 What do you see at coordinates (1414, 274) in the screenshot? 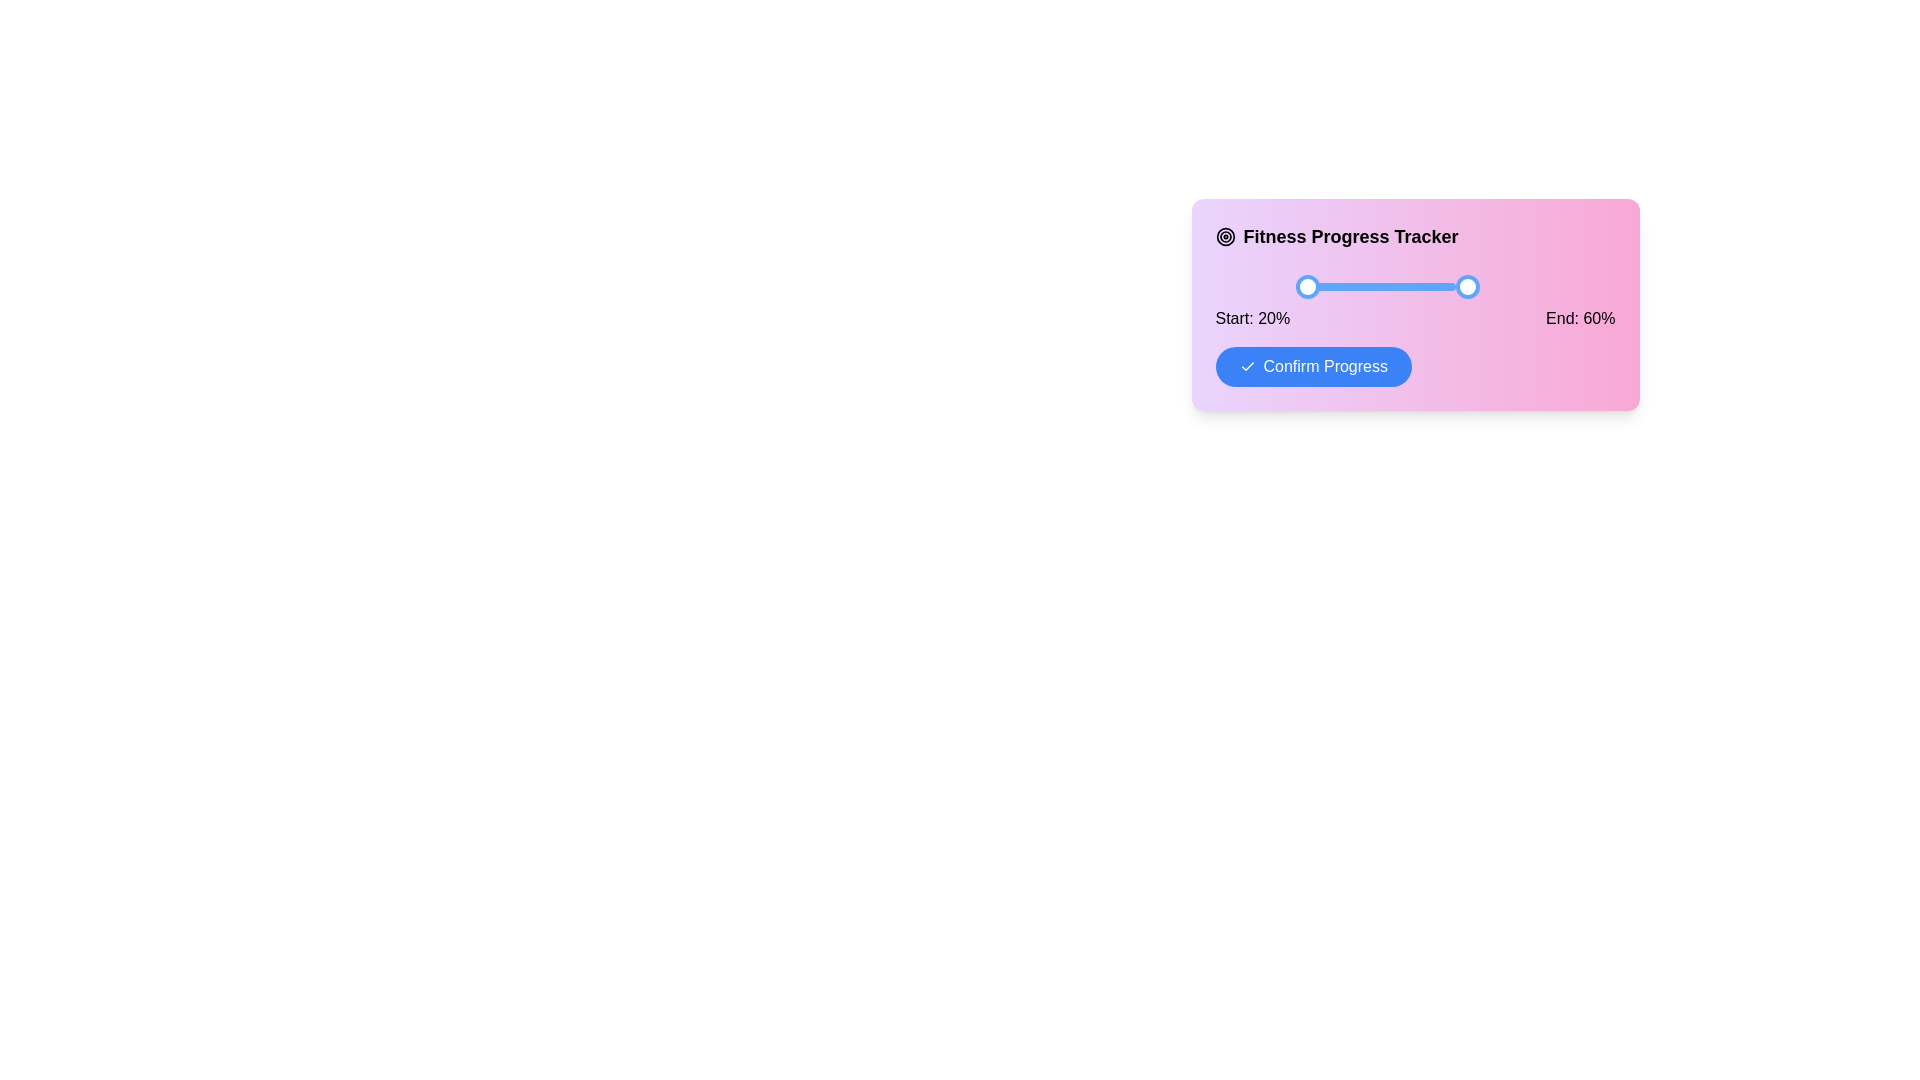
I see `the horizontal progress bar with interactive draggable handles located centrally in the card below the 'Fitness Progress Tracker' title` at bounding box center [1414, 274].